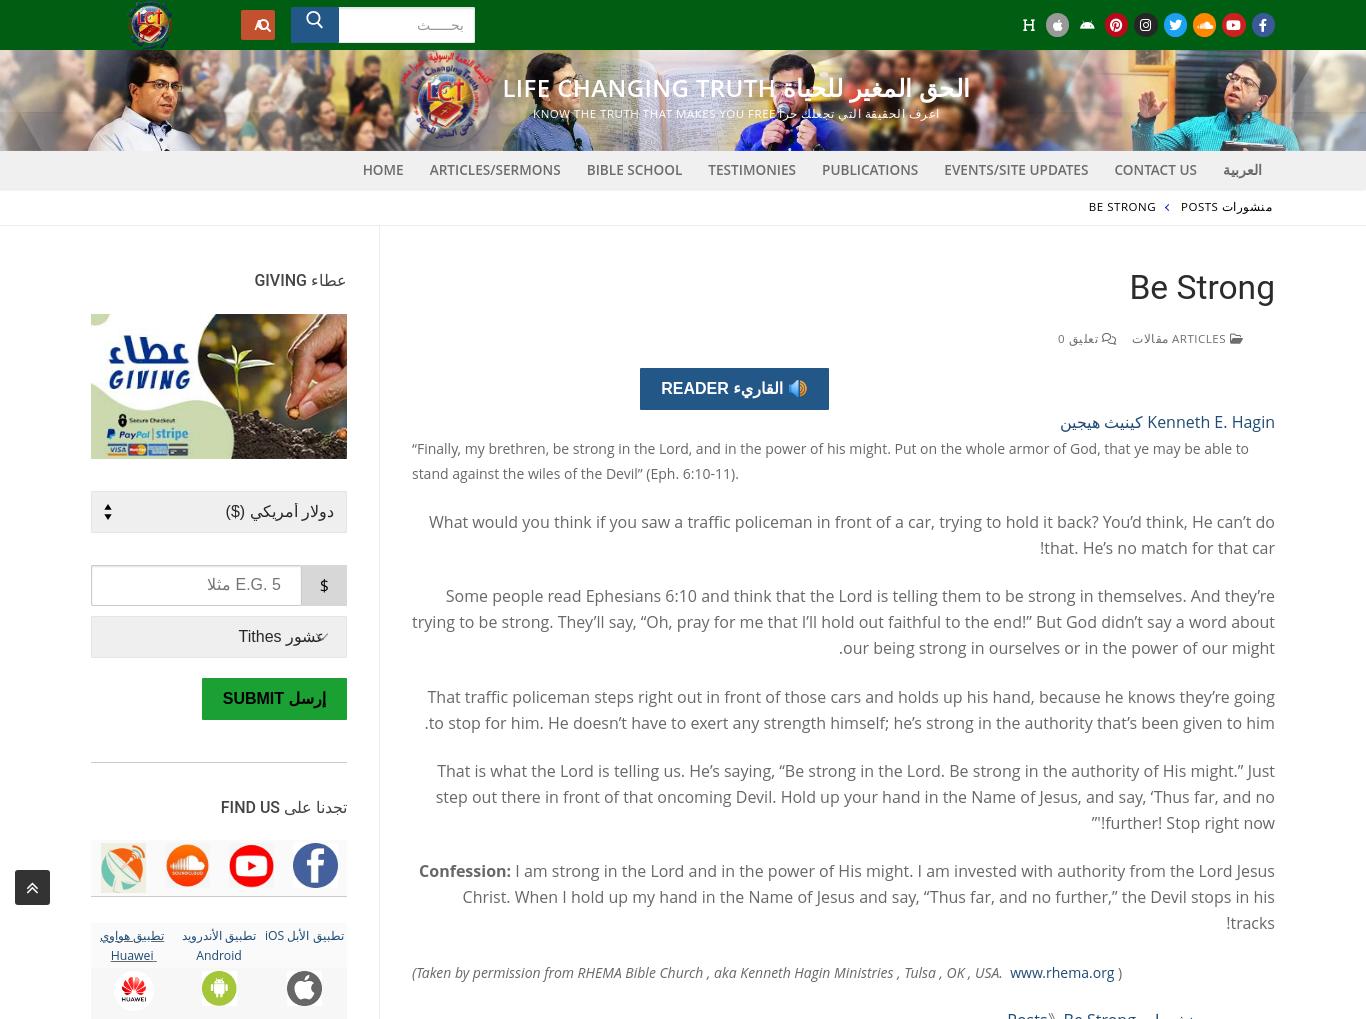  Describe the element at coordinates (736, 87) in the screenshot. I see `'الحق المغير للحياة Life Changing Truth'` at that location.